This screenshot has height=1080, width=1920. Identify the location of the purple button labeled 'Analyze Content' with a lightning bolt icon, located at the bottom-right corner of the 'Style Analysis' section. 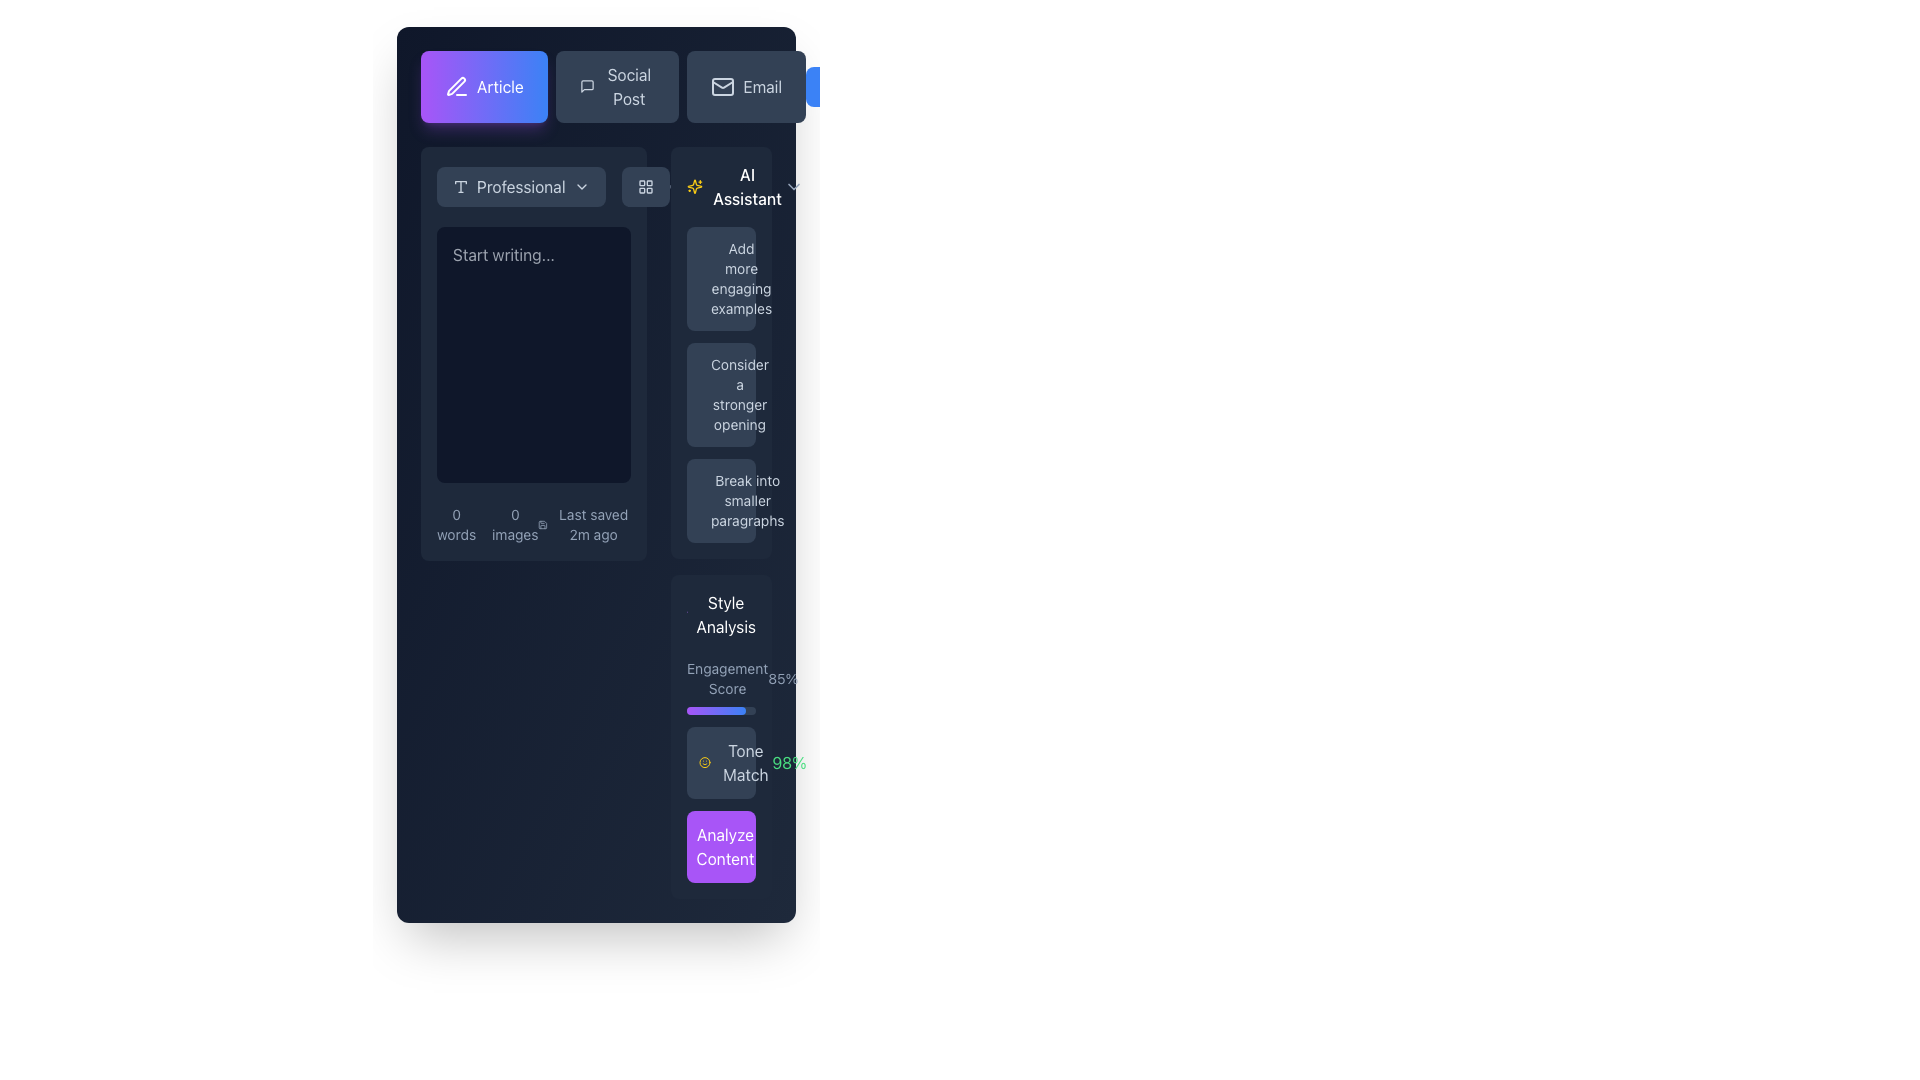
(720, 847).